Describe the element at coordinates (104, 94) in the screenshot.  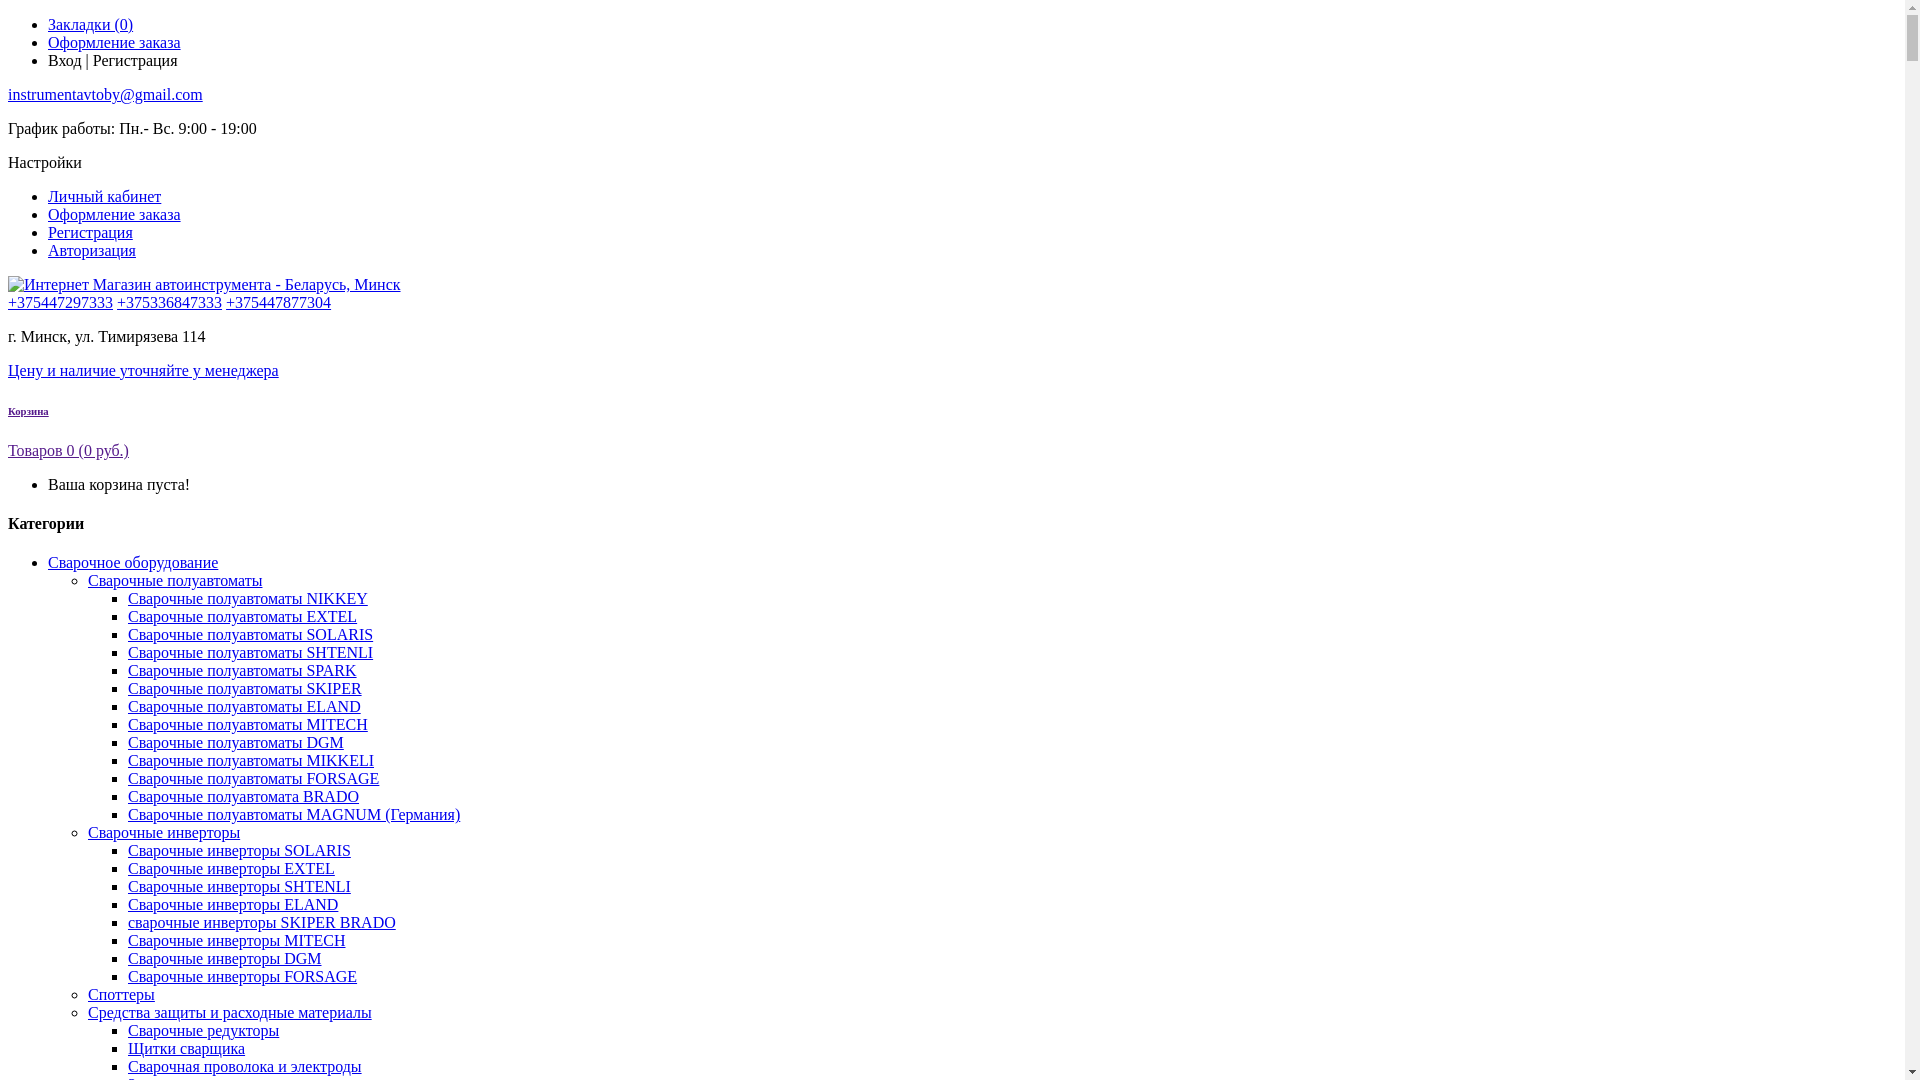
I see `'instrumentavtoby@gmail.com'` at that location.